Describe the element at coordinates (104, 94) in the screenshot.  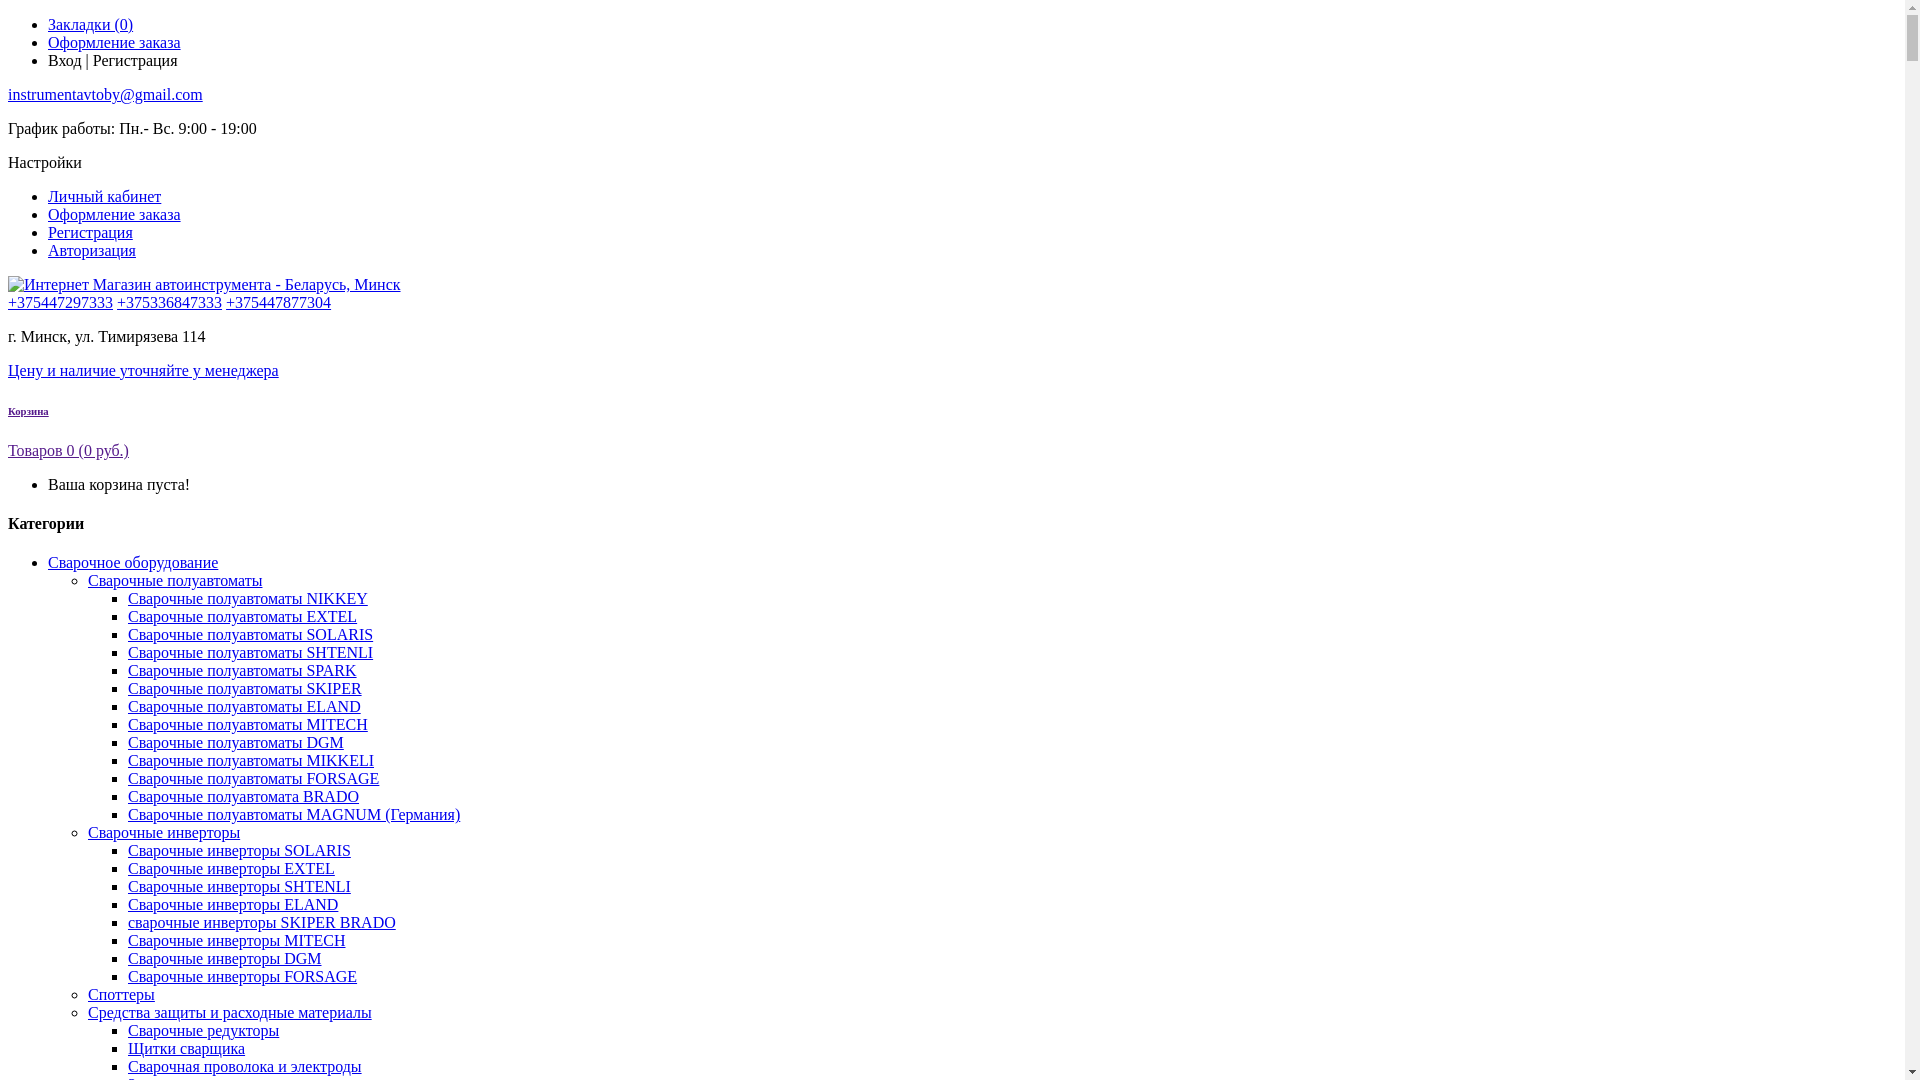
I see `'instrumentavtoby@gmail.com'` at that location.